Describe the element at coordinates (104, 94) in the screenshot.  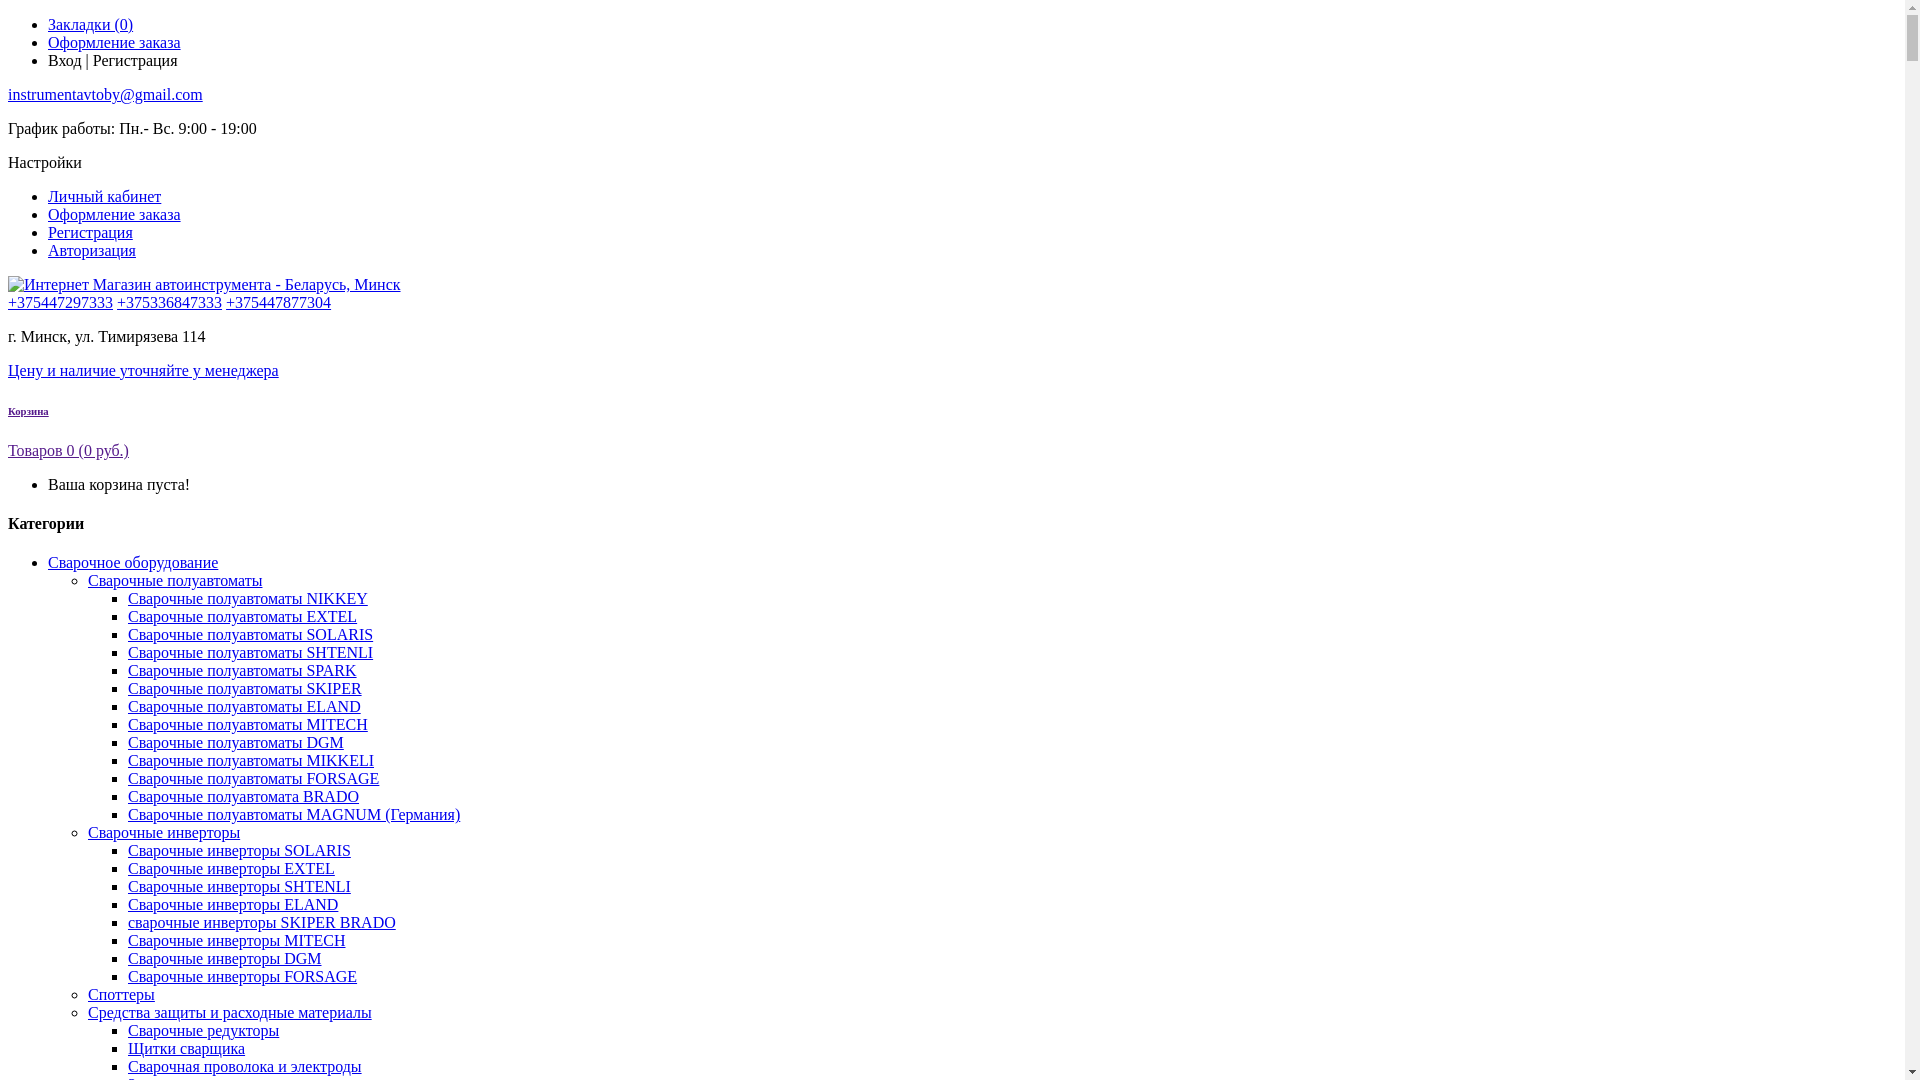
I see `'instrumentavtoby@gmail.com'` at that location.